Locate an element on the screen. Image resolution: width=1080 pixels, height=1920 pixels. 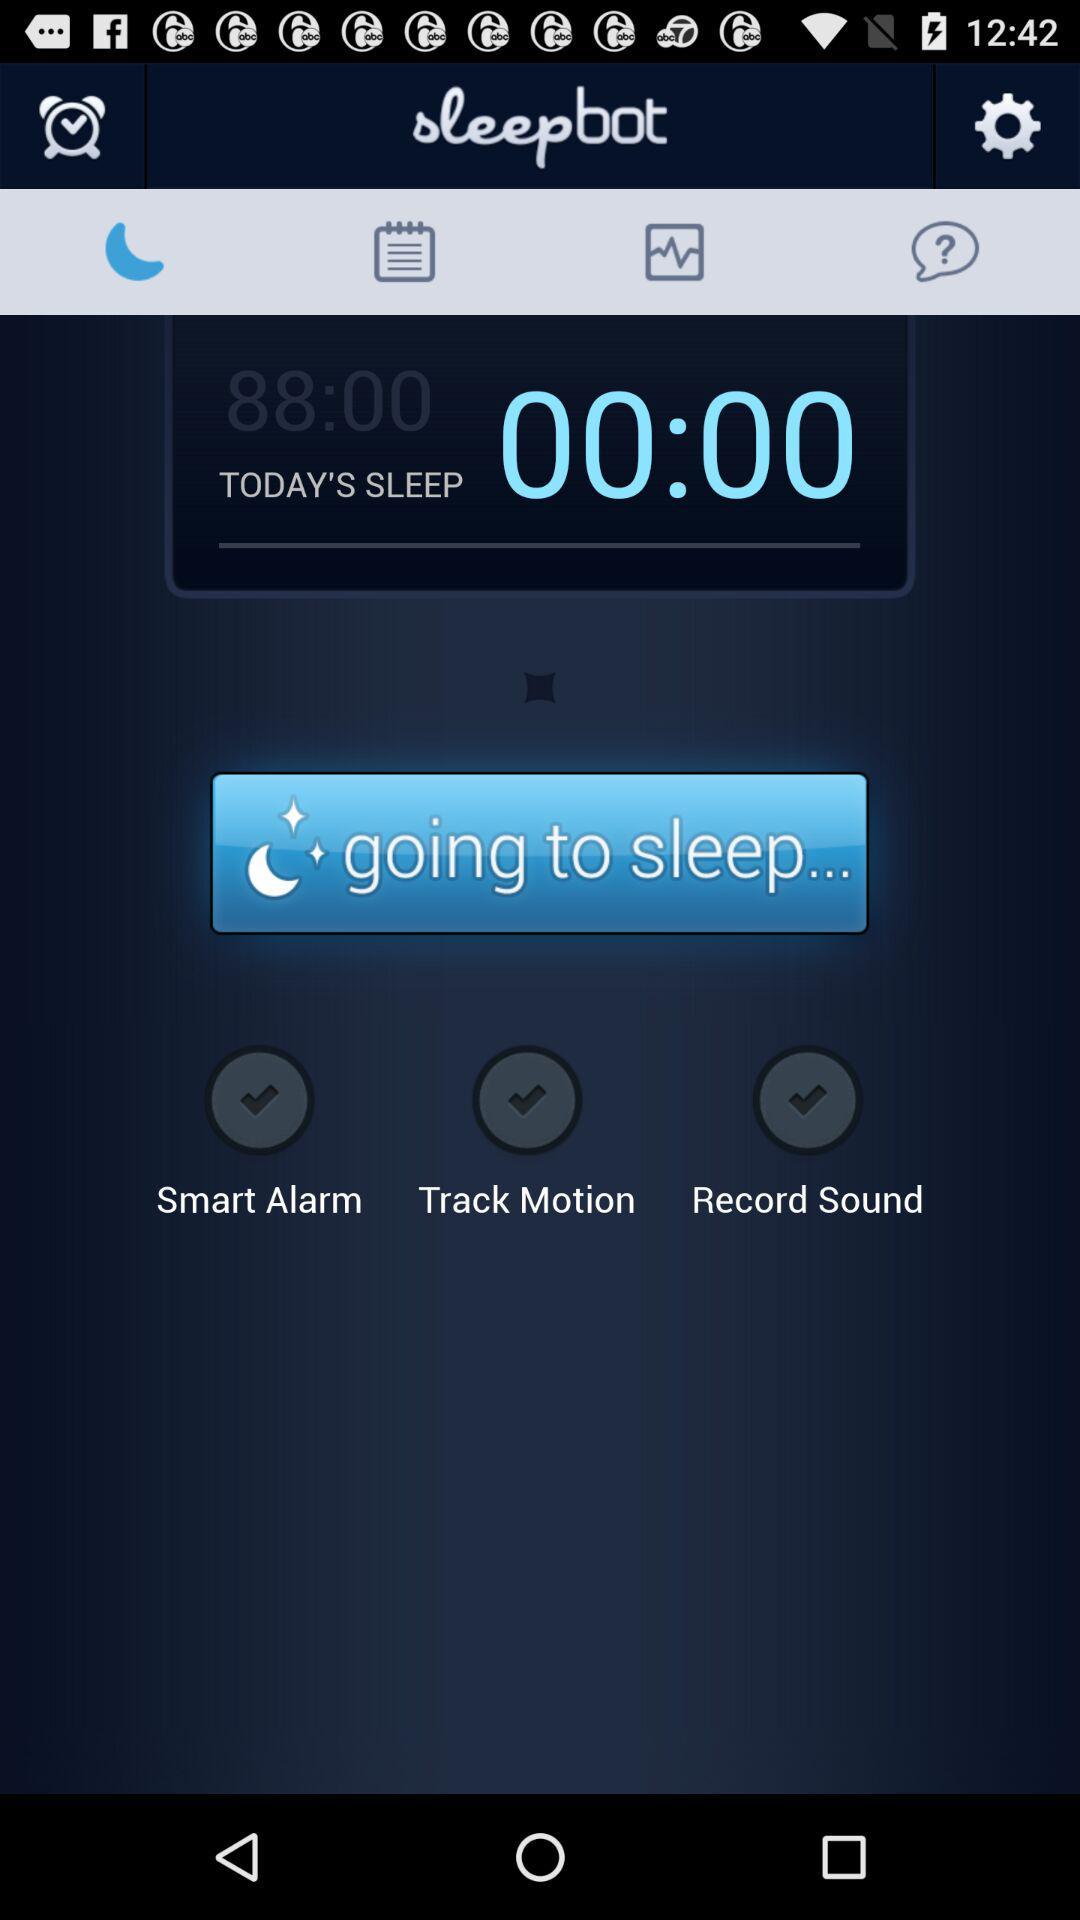
the settings icon is located at coordinates (1006, 135).